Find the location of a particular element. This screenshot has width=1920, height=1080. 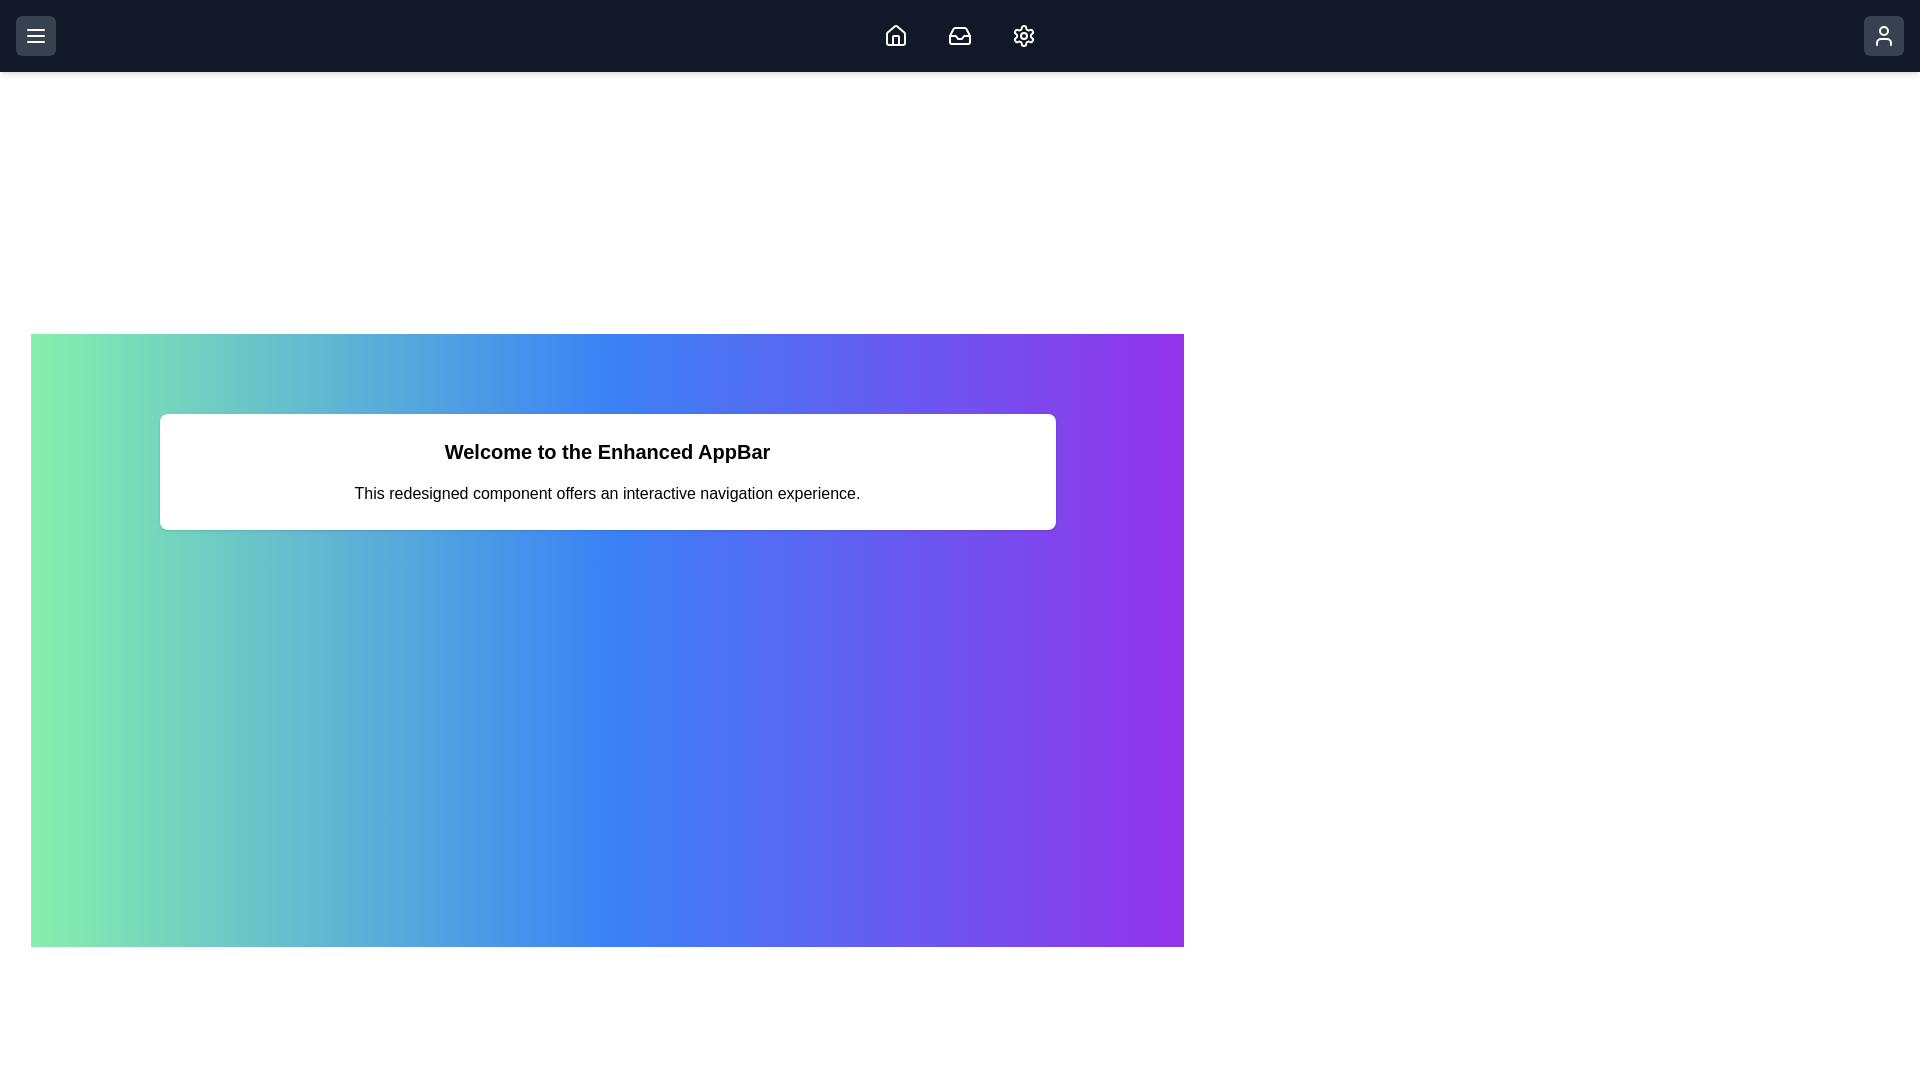

the Home icon button to navigate to the home page is located at coordinates (895, 35).